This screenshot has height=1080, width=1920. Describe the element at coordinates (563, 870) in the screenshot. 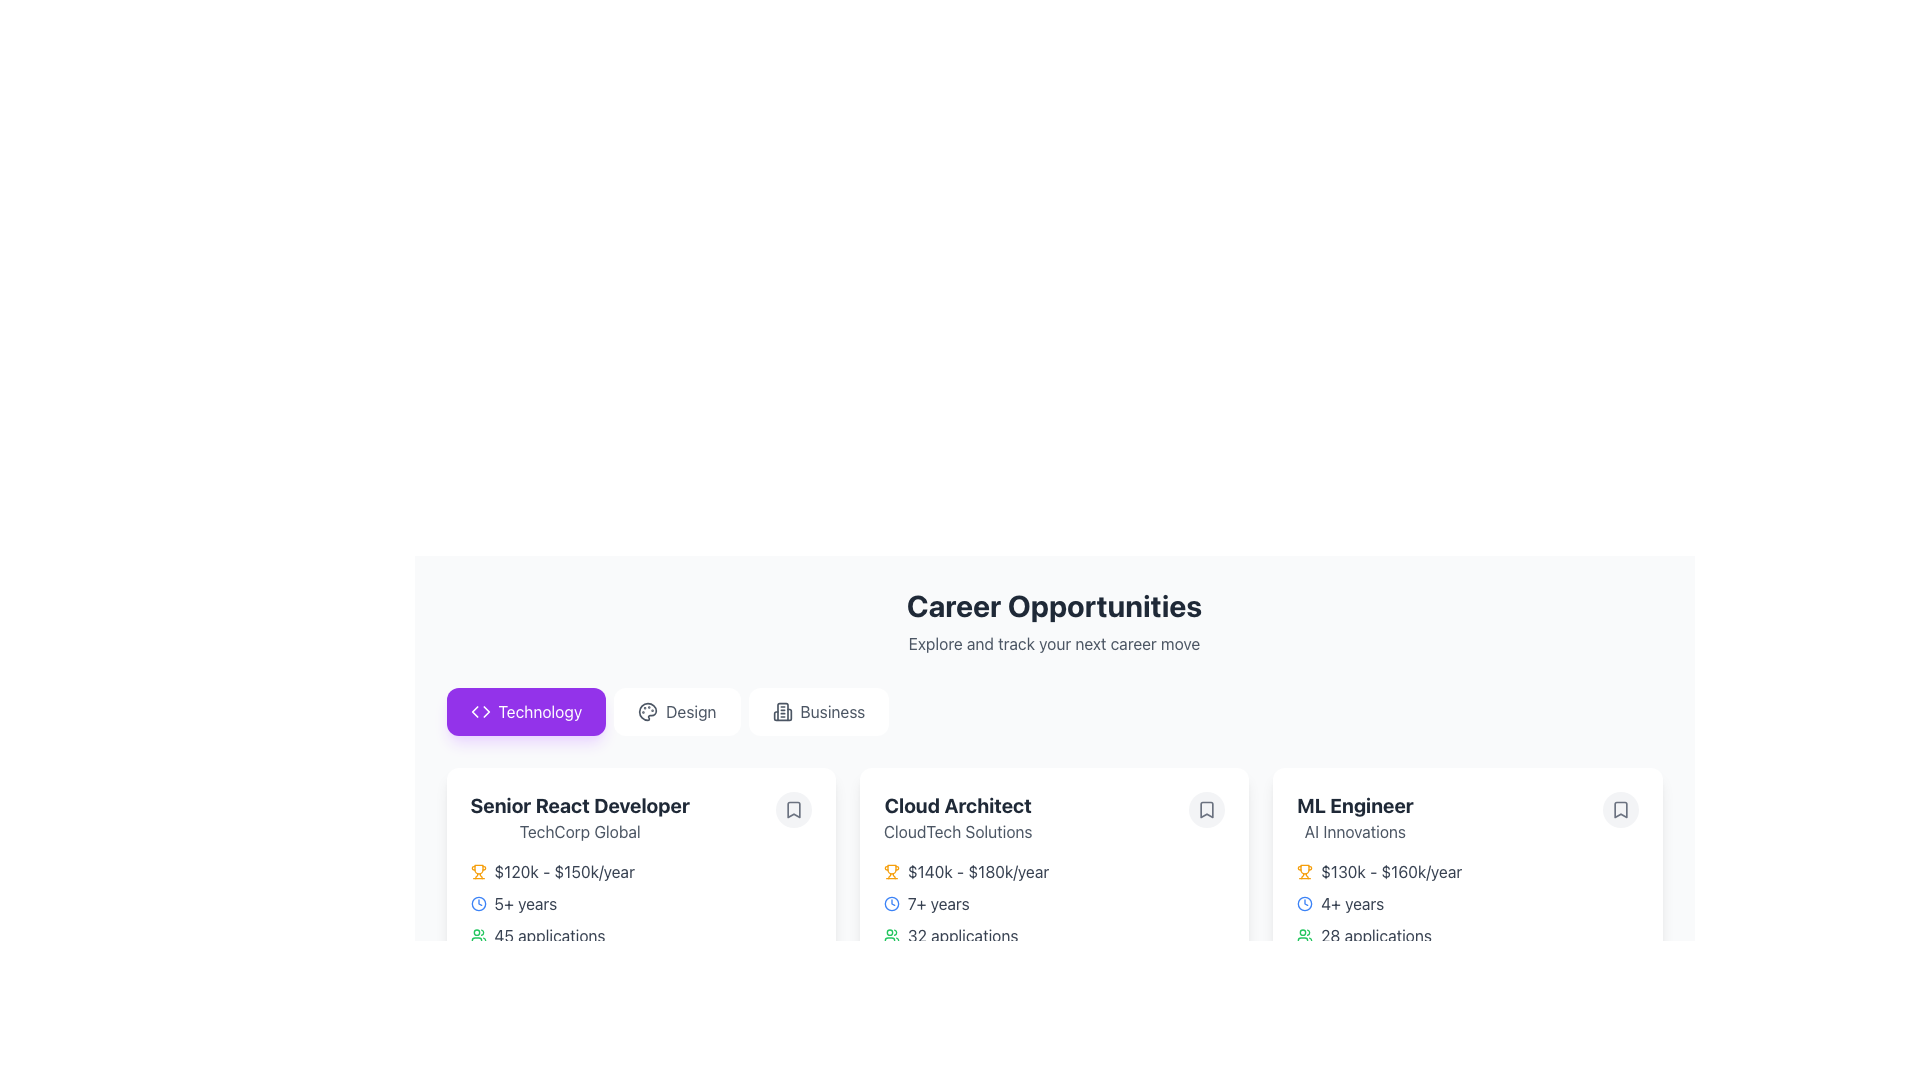

I see `the text label displaying the salary range '$120k - $150k/year' located in the job listing card, which is the second element in the row, immediately to the right of the amber trophy icon` at that location.